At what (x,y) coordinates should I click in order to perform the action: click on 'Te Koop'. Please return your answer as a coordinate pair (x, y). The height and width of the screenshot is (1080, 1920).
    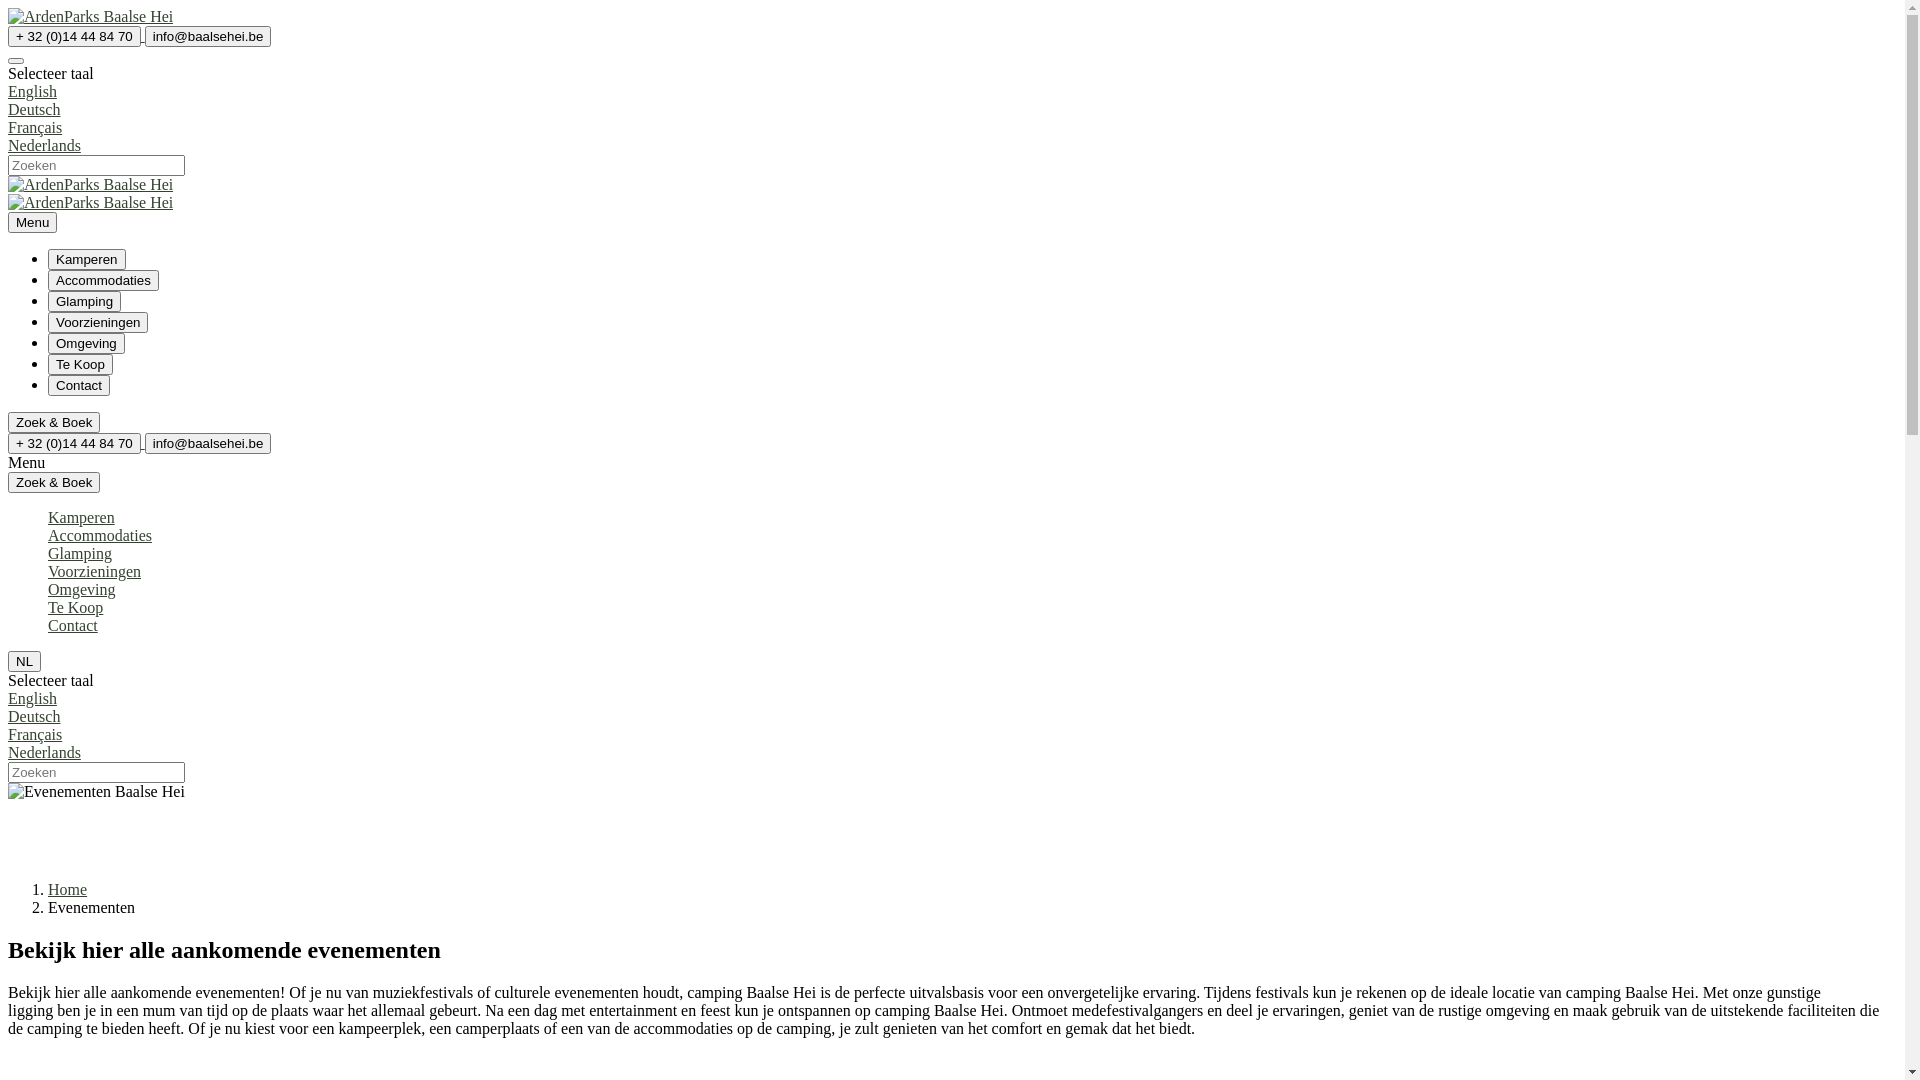
    Looking at the image, I should click on (48, 364).